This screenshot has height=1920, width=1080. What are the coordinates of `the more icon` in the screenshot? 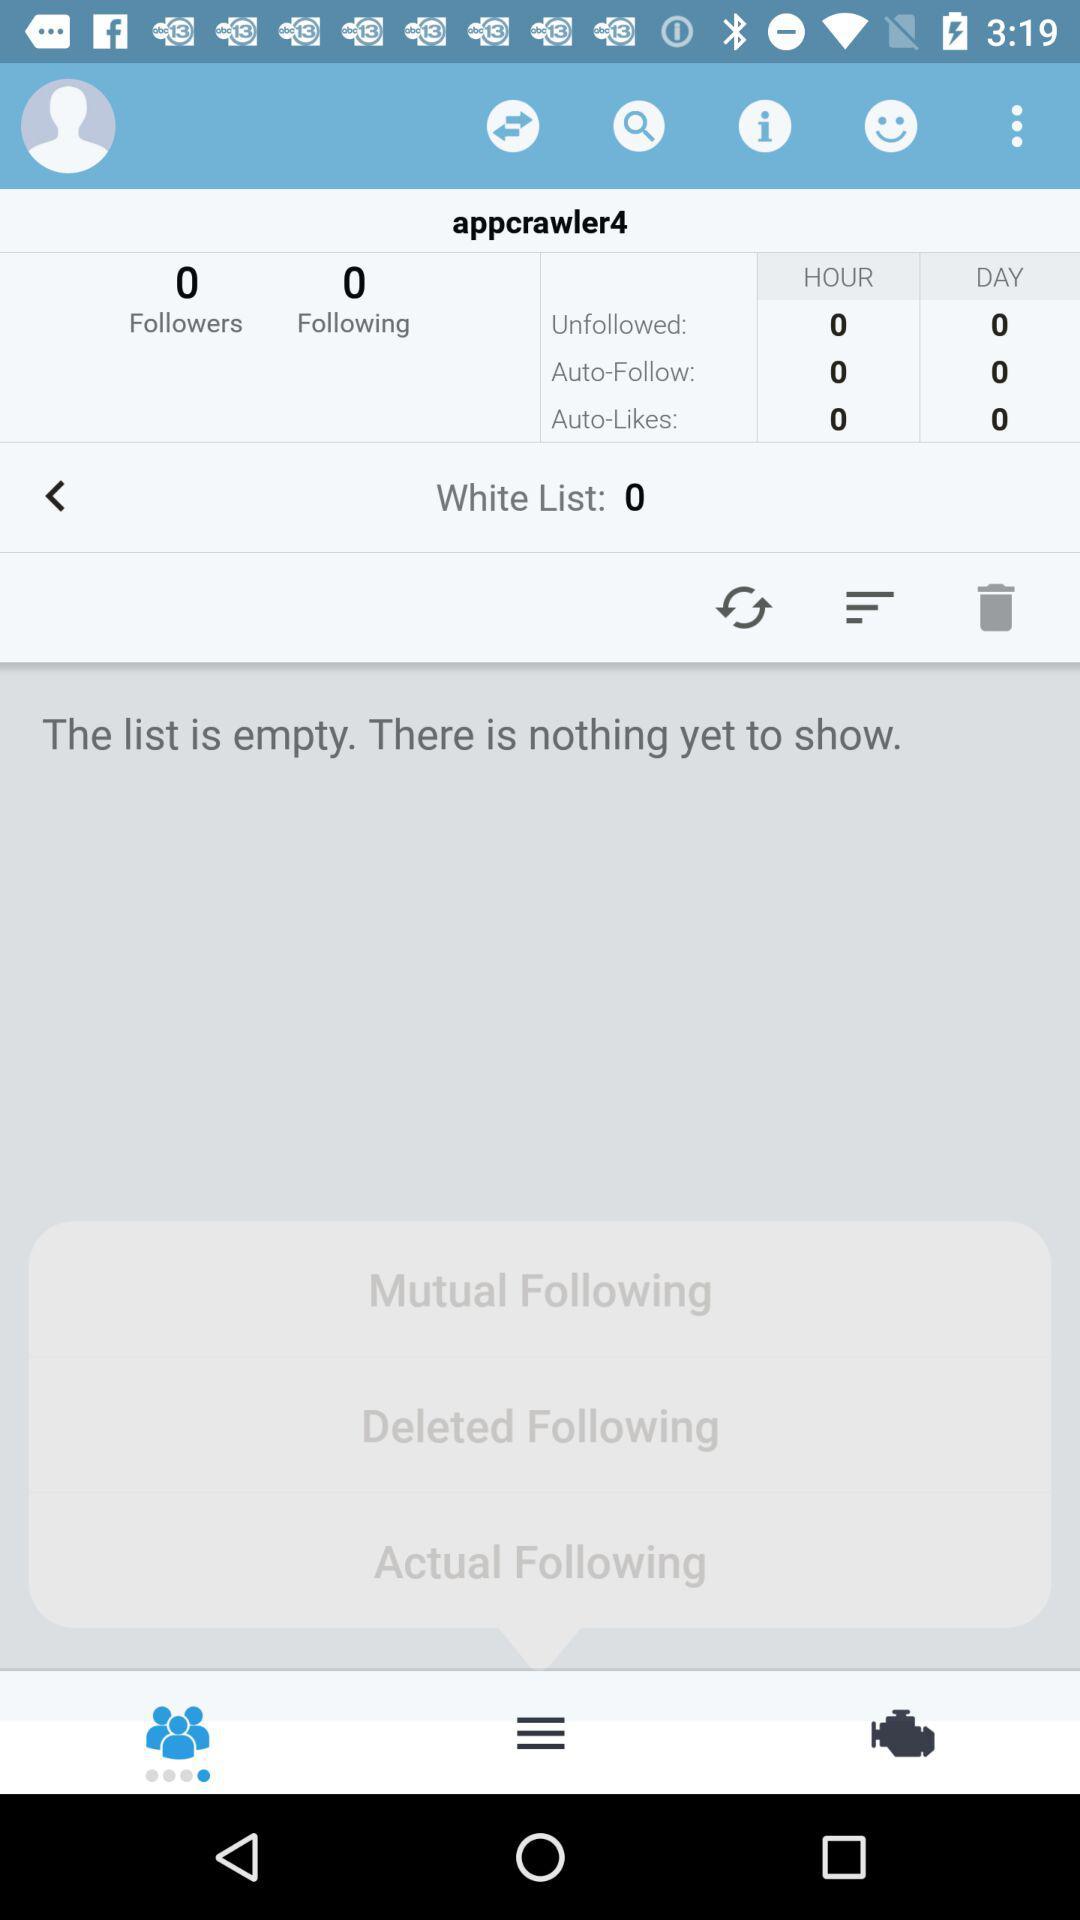 It's located at (540, 1730).